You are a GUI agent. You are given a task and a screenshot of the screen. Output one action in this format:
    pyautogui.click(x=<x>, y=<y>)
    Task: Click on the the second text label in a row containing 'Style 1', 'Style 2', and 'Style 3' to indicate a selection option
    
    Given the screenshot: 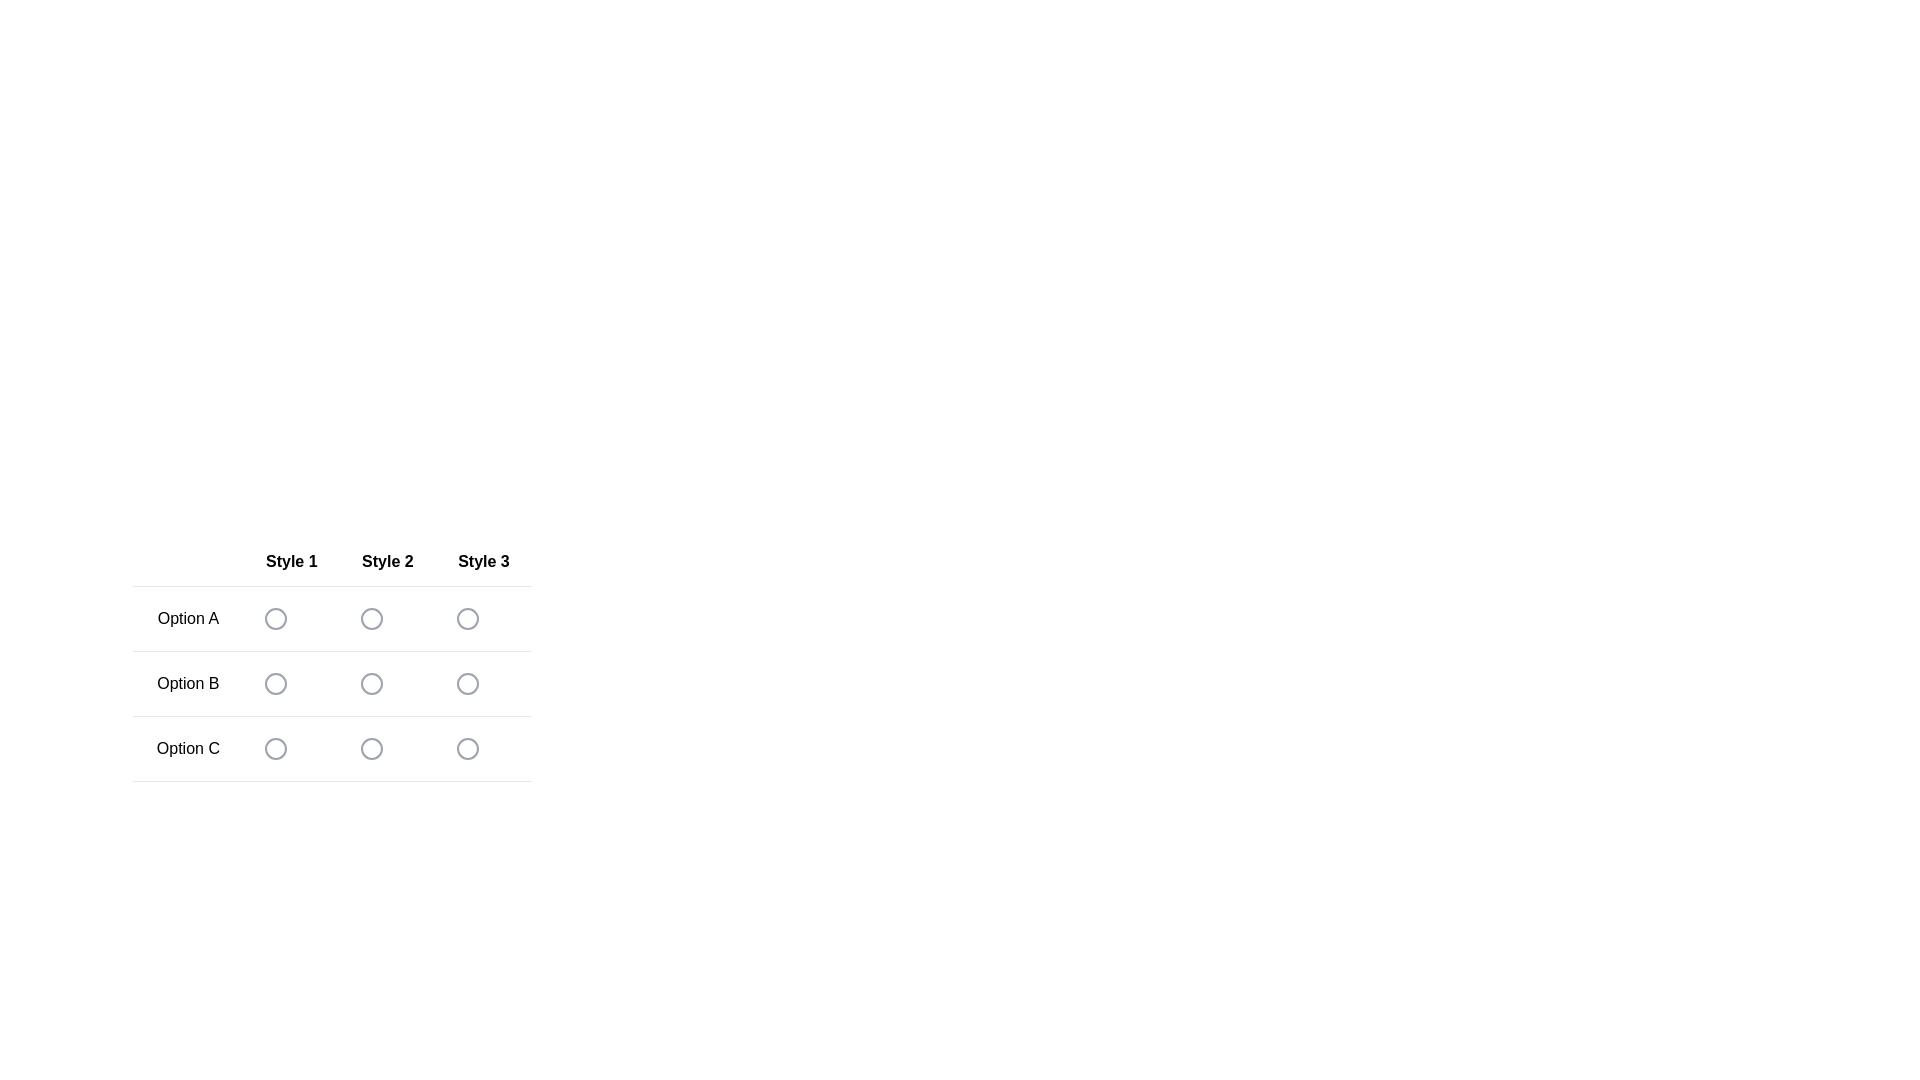 What is the action you would take?
    pyautogui.click(x=387, y=562)
    